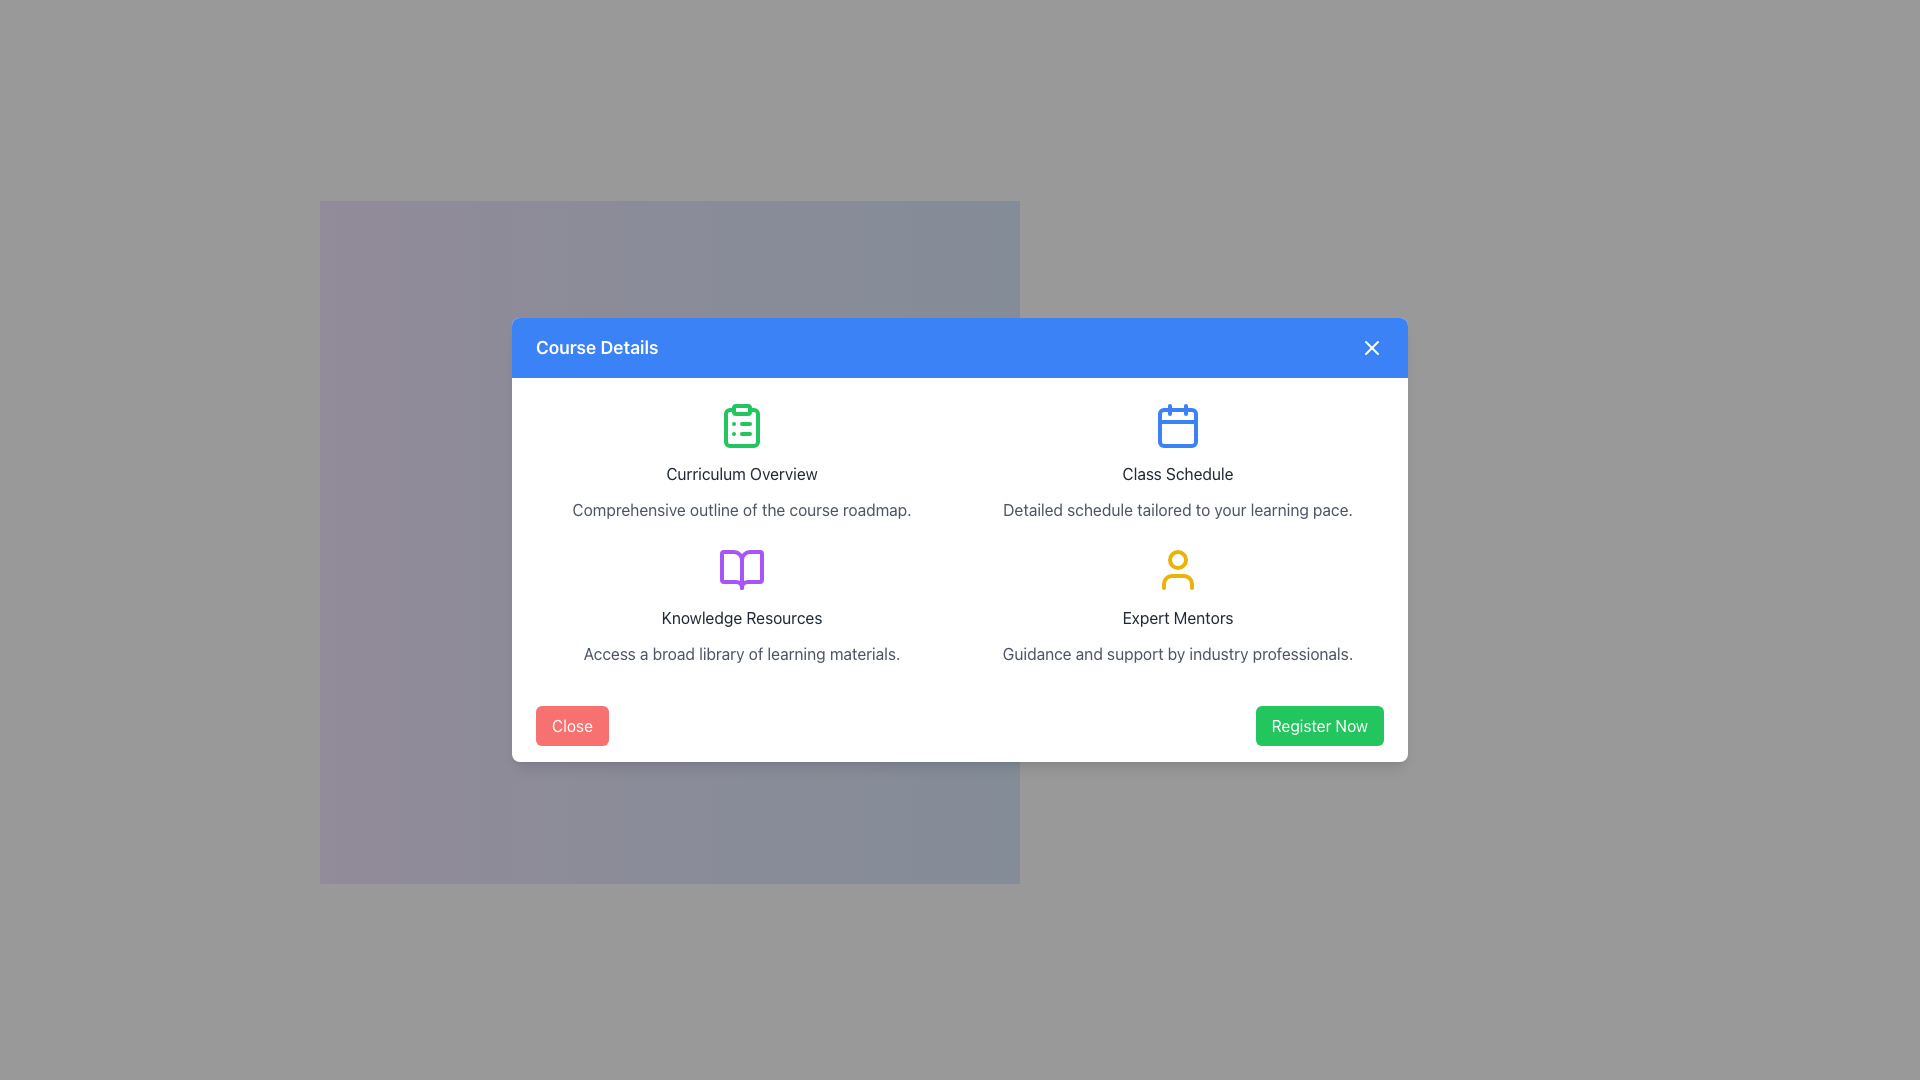  Describe the element at coordinates (1177, 427) in the screenshot. I see `the Decorative Icon Component associated with the 'Class Schedule' section header, located in the top-right section of the dialog box` at that location.